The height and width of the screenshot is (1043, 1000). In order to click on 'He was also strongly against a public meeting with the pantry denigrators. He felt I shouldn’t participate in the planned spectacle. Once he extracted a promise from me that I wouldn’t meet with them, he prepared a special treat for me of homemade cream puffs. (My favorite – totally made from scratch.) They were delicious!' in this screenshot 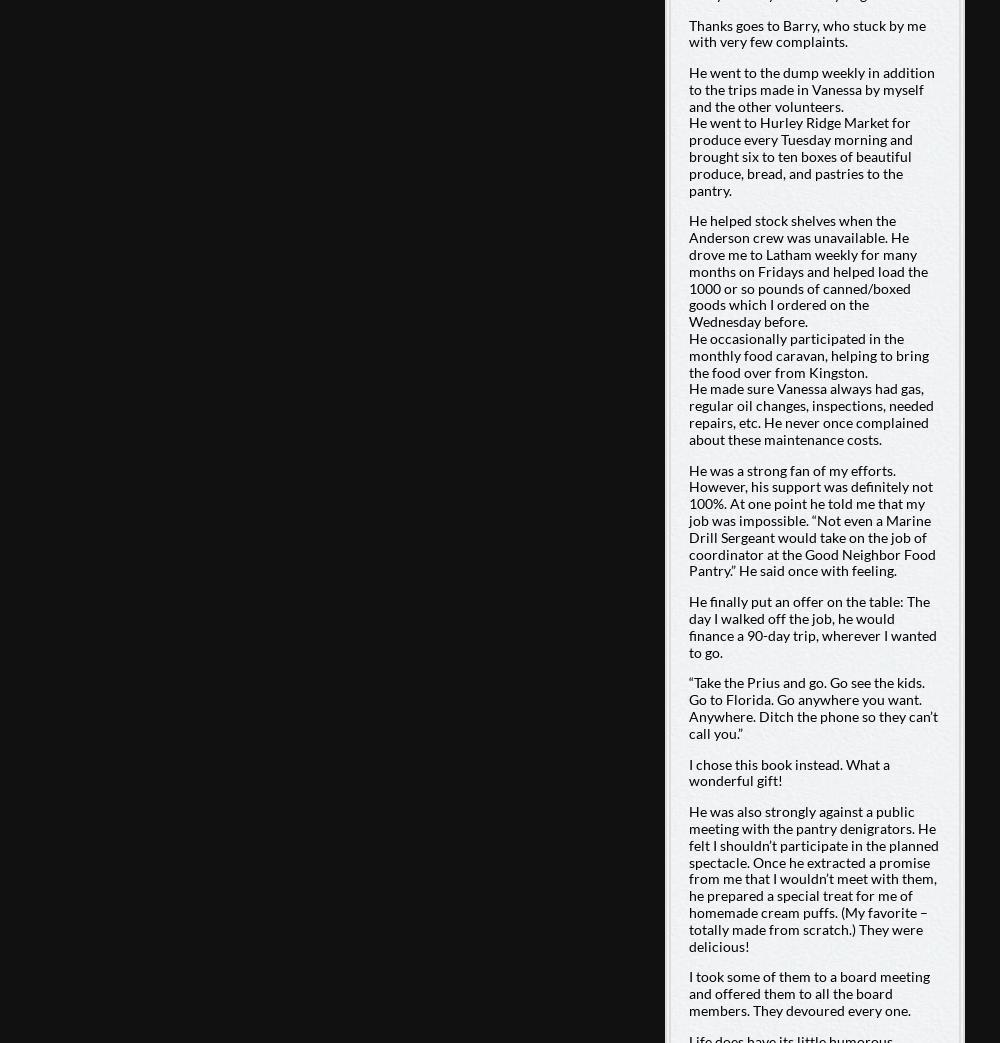, I will do `click(688, 878)`.